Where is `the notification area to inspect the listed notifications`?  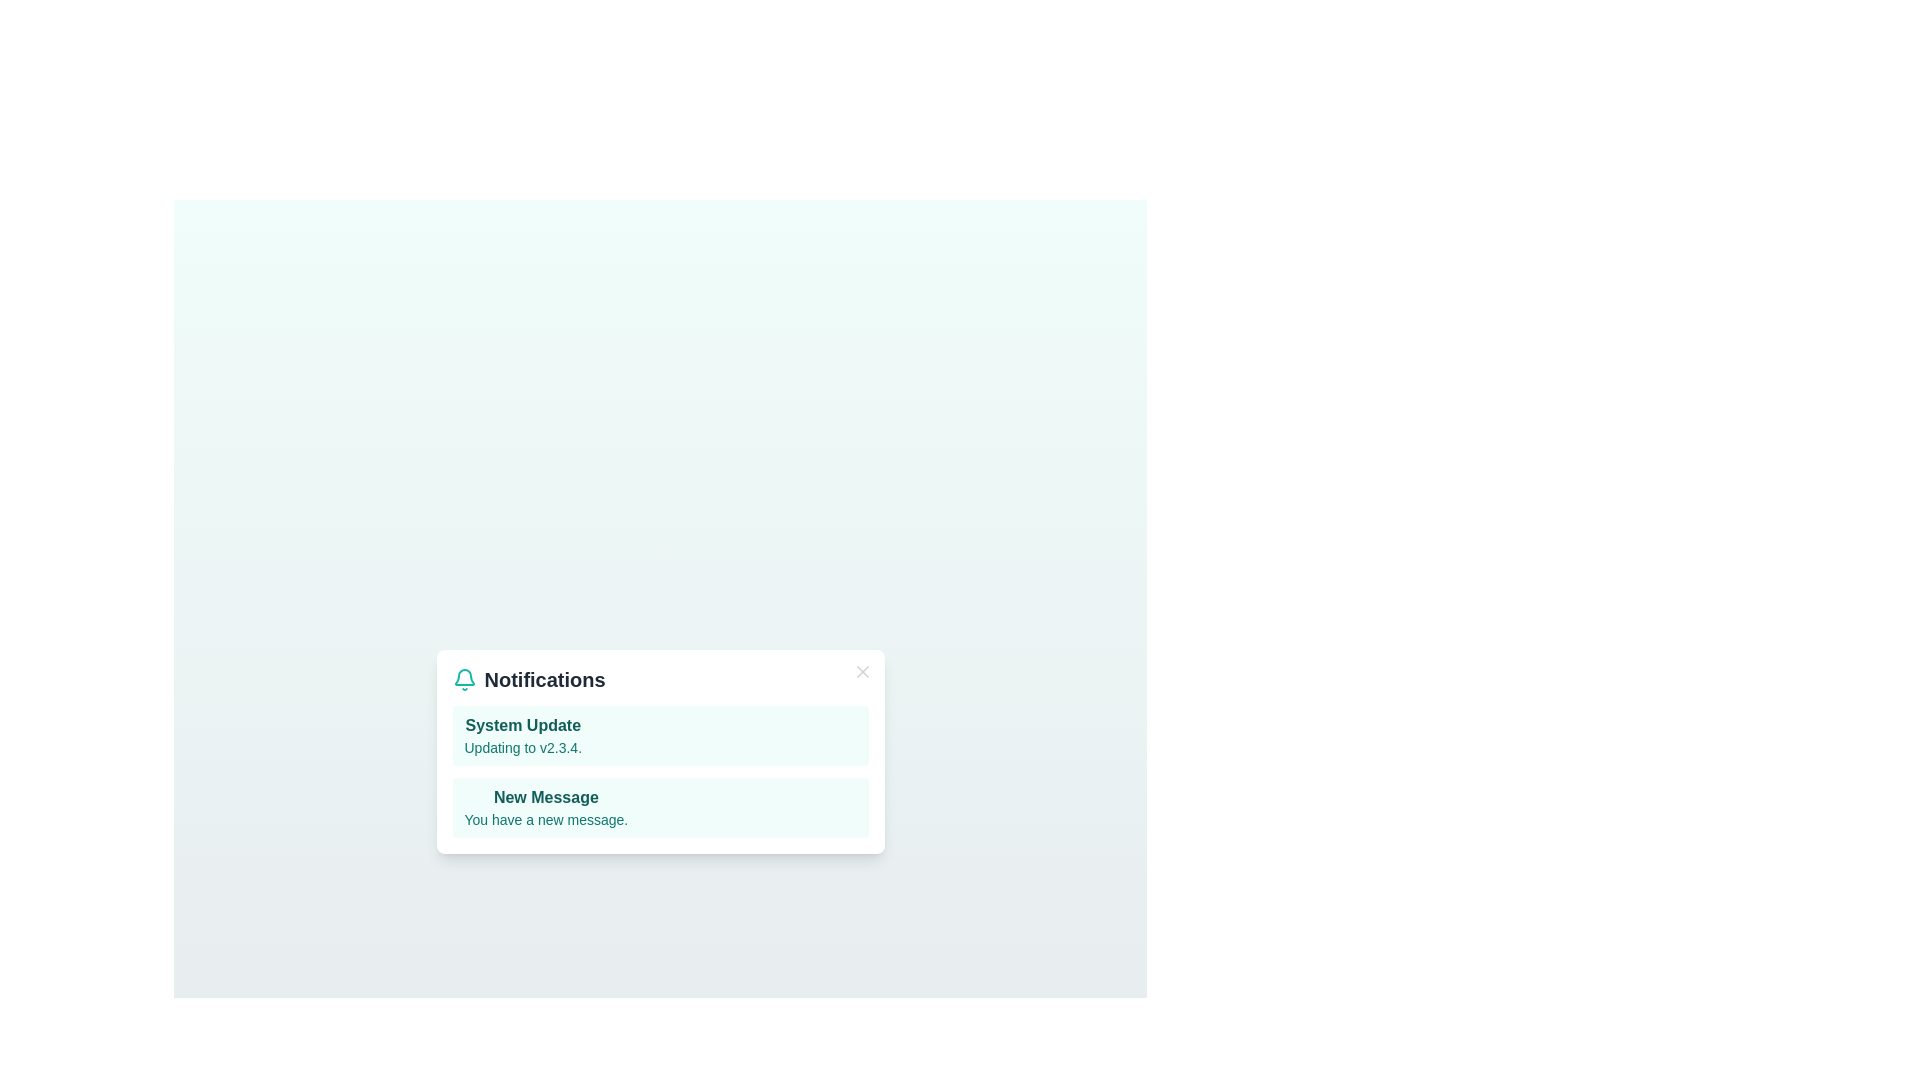
the notification area to inspect the listed notifications is located at coordinates (660, 752).